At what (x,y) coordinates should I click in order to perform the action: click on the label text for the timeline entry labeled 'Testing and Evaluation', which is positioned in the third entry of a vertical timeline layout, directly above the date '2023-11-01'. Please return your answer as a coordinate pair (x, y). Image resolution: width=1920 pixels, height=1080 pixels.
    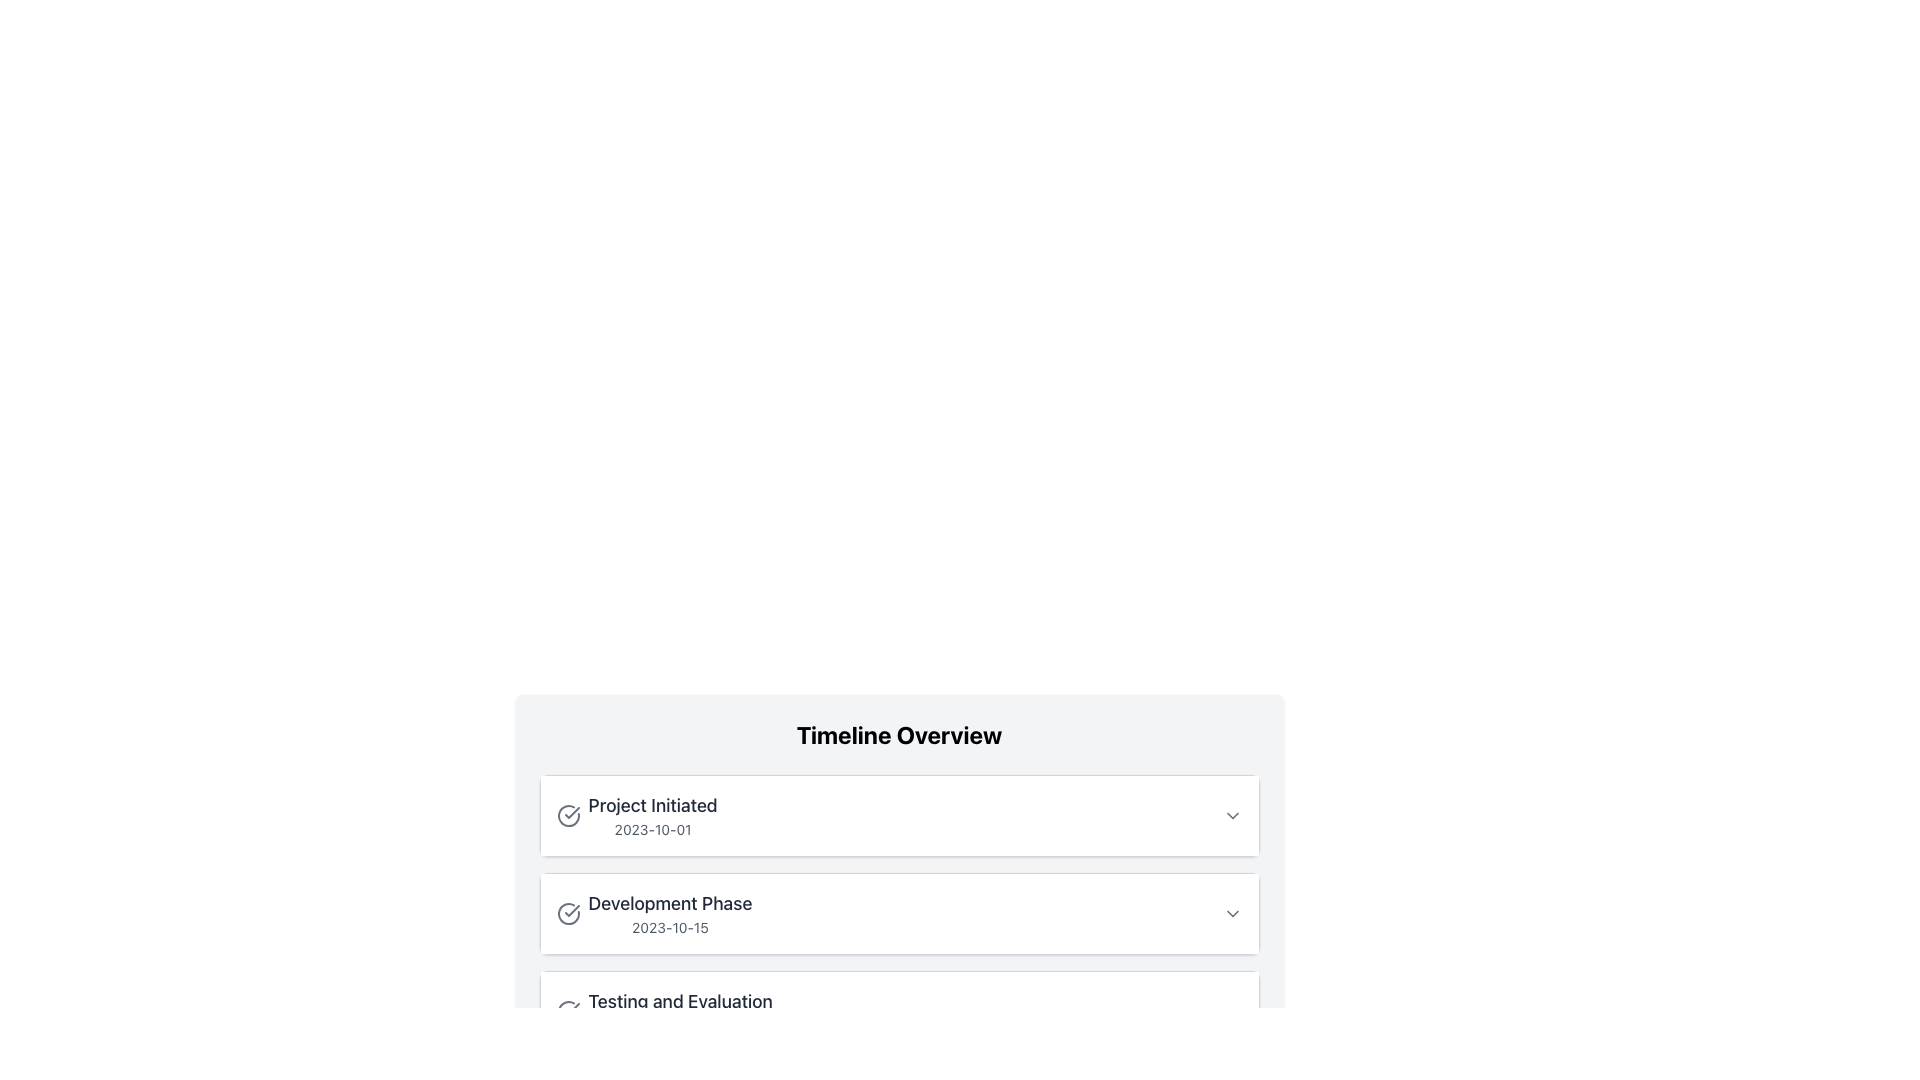
    Looking at the image, I should click on (680, 1002).